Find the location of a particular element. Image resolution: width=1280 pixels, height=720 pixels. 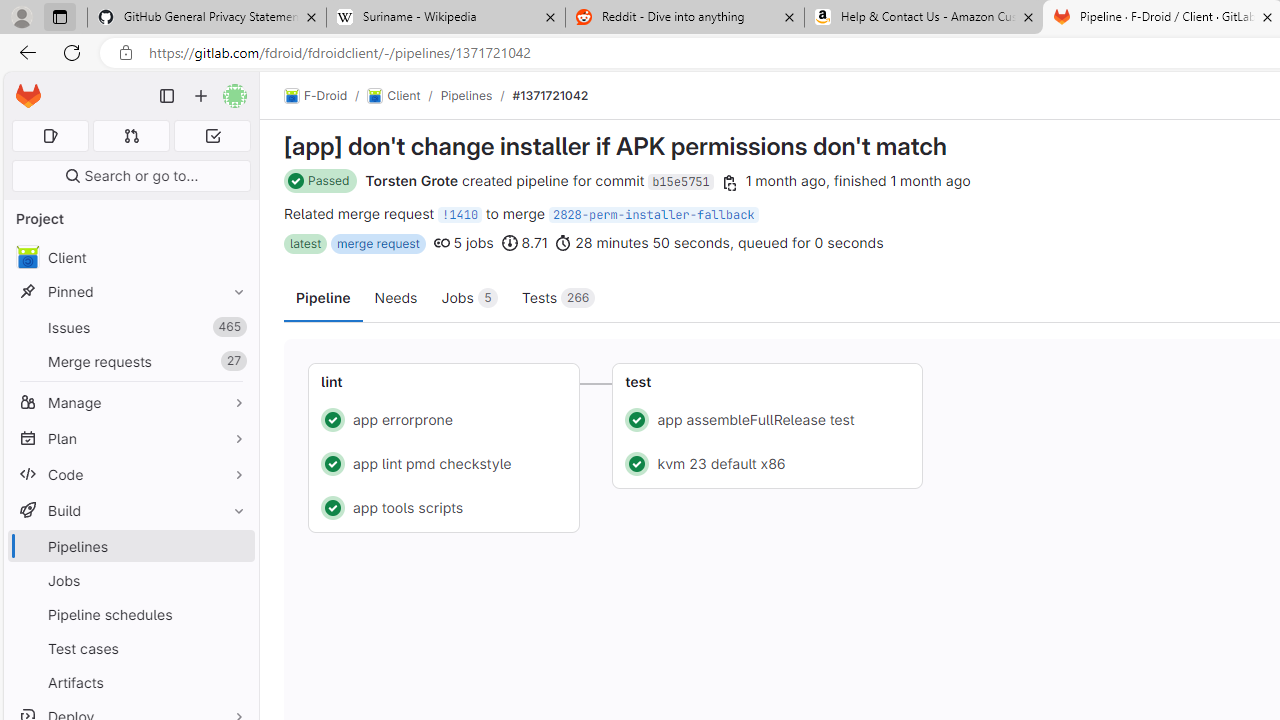

'b15e5751' is located at coordinates (680, 182).